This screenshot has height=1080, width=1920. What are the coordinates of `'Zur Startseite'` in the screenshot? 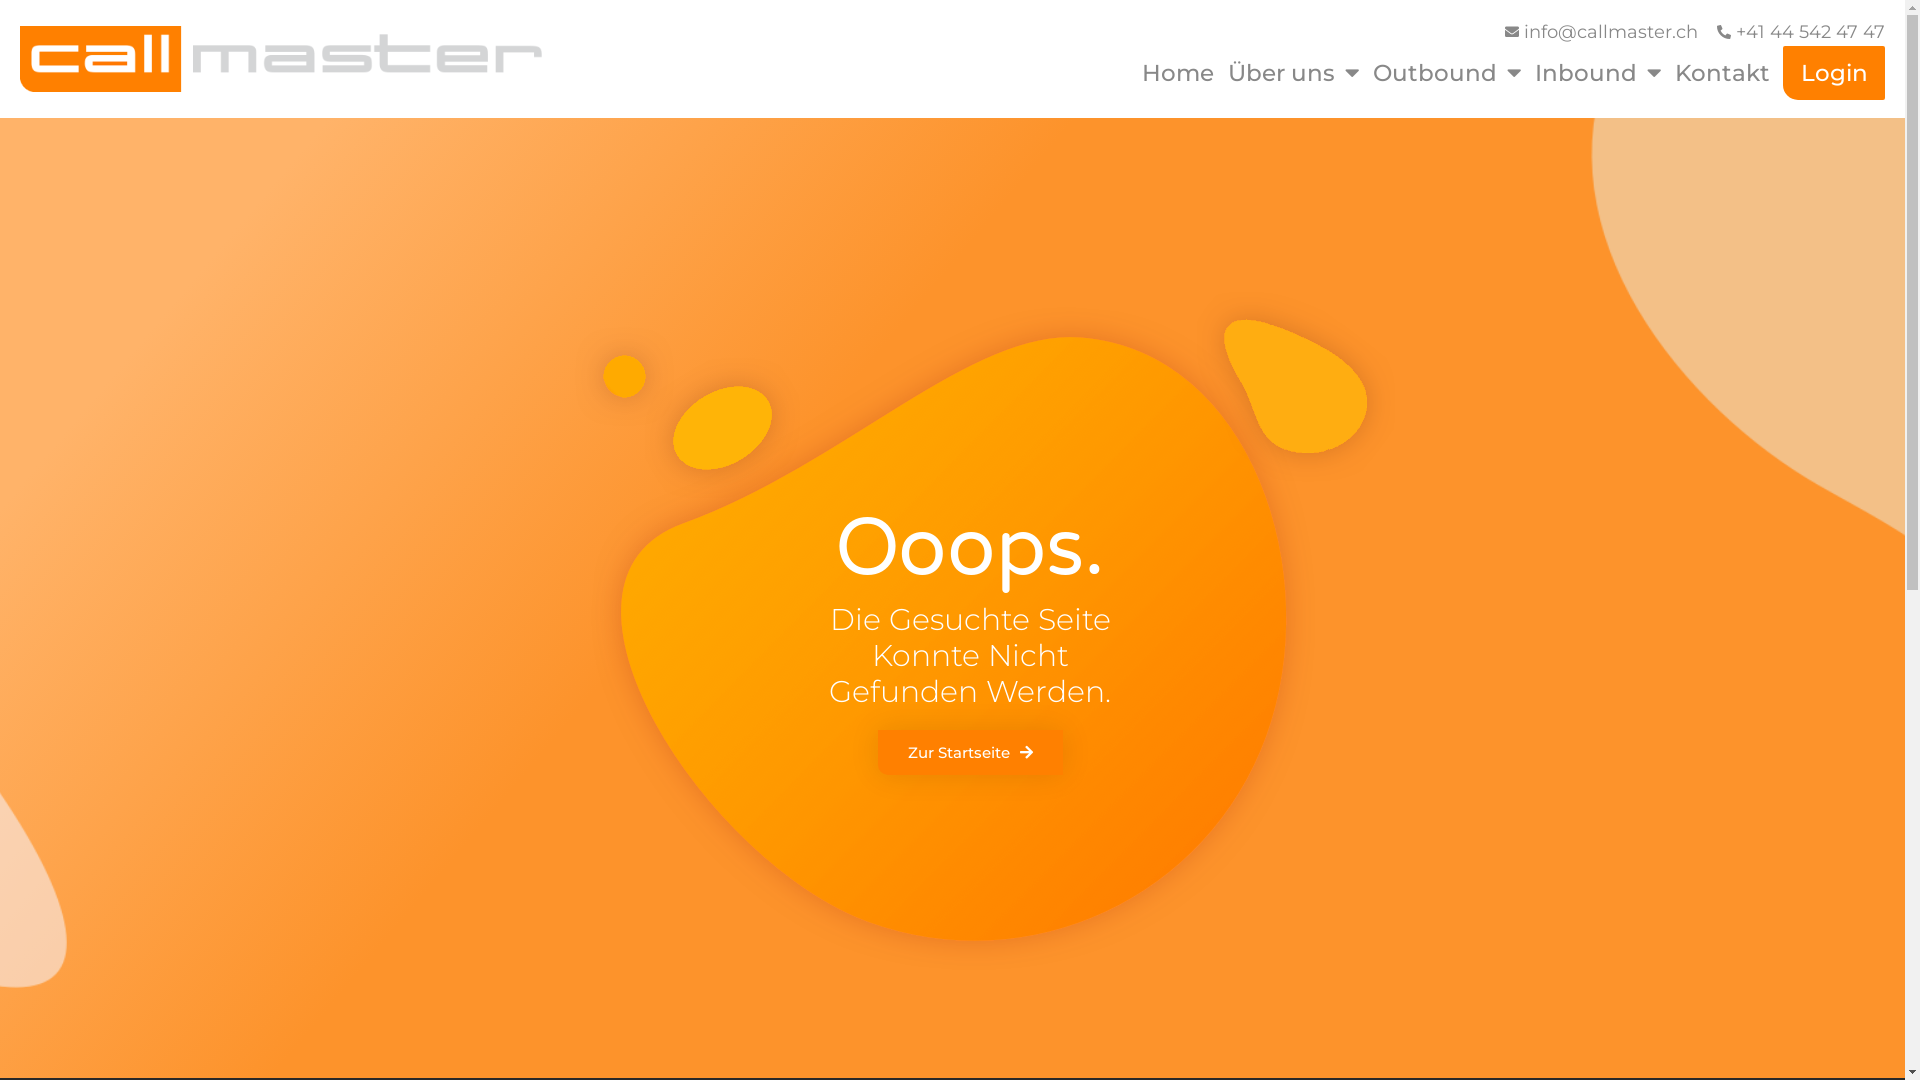 It's located at (970, 752).